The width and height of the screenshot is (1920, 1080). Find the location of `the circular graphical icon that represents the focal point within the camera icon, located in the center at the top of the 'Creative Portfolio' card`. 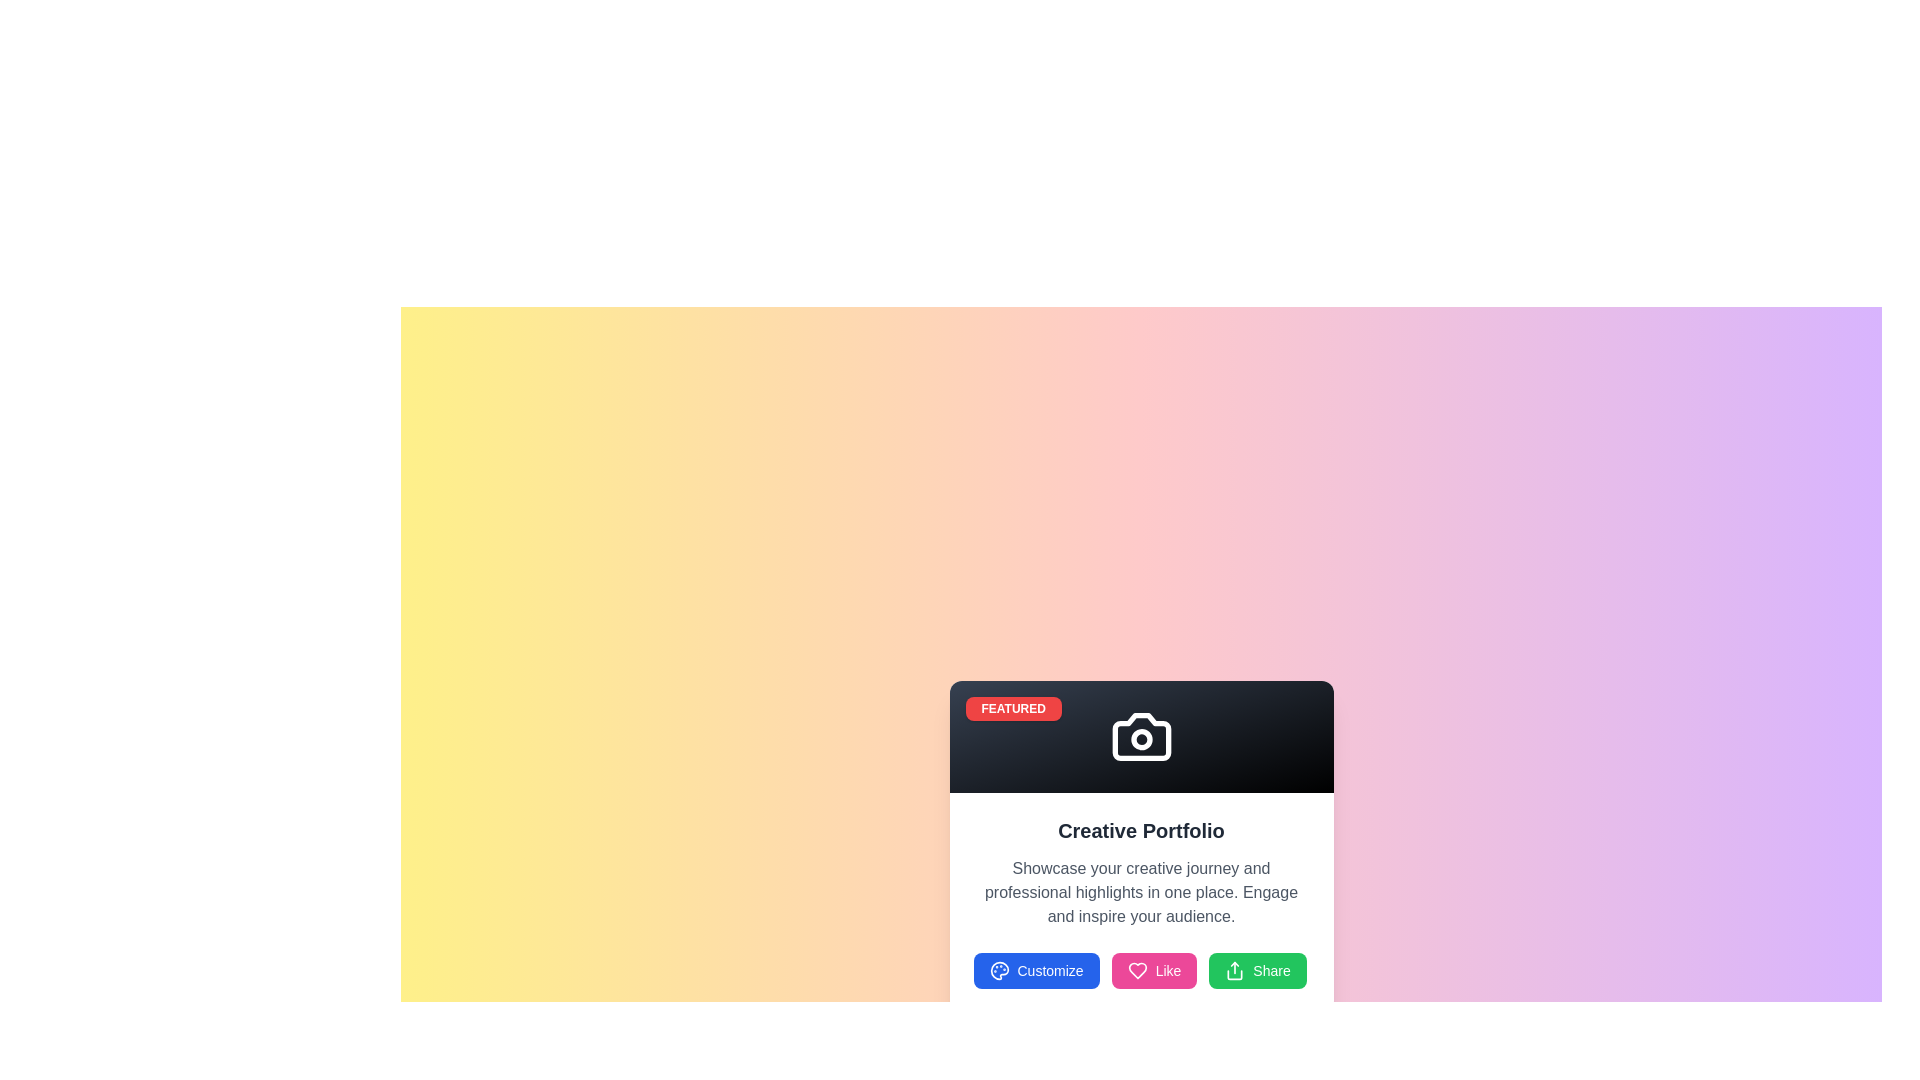

the circular graphical icon that represents the focal point within the camera icon, located in the center at the top of the 'Creative Portfolio' card is located at coordinates (1141, 739).